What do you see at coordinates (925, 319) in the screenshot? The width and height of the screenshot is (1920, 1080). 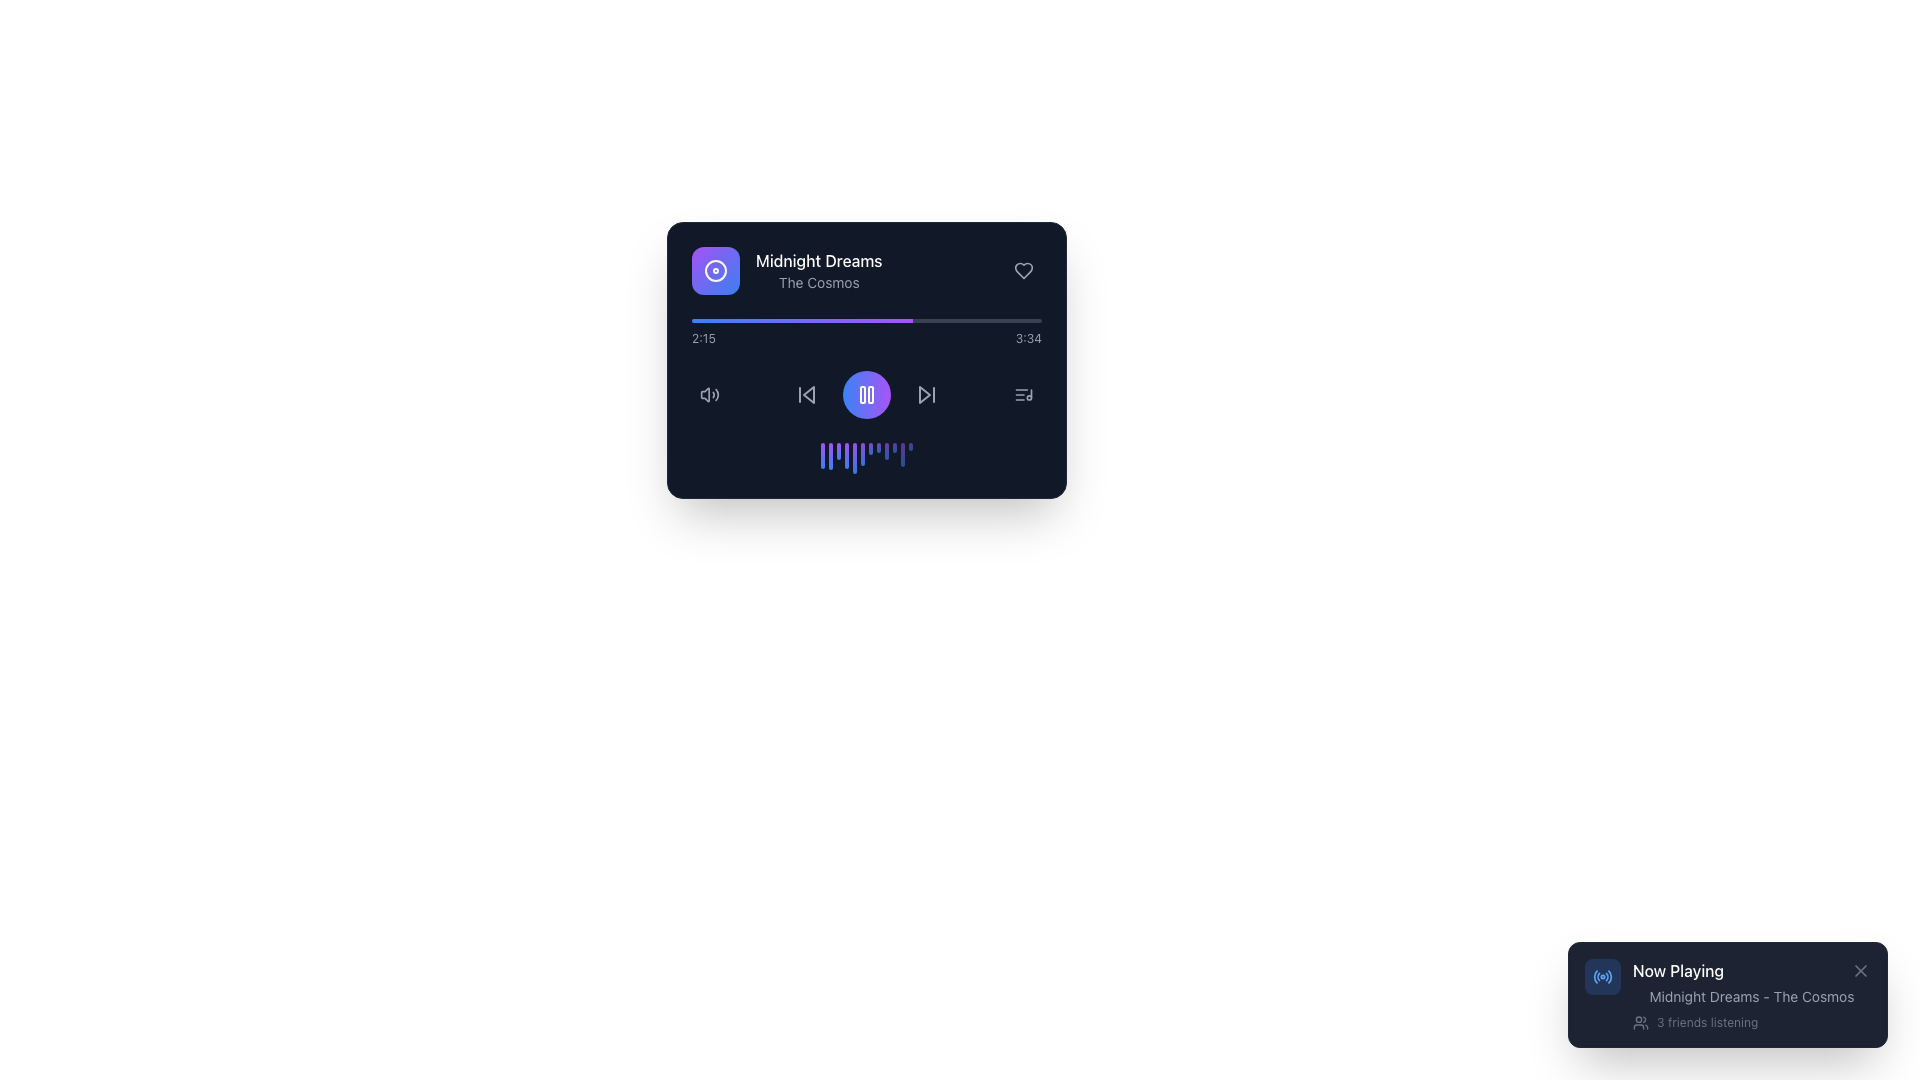 I see `progress` at bounding box center [925, 319].